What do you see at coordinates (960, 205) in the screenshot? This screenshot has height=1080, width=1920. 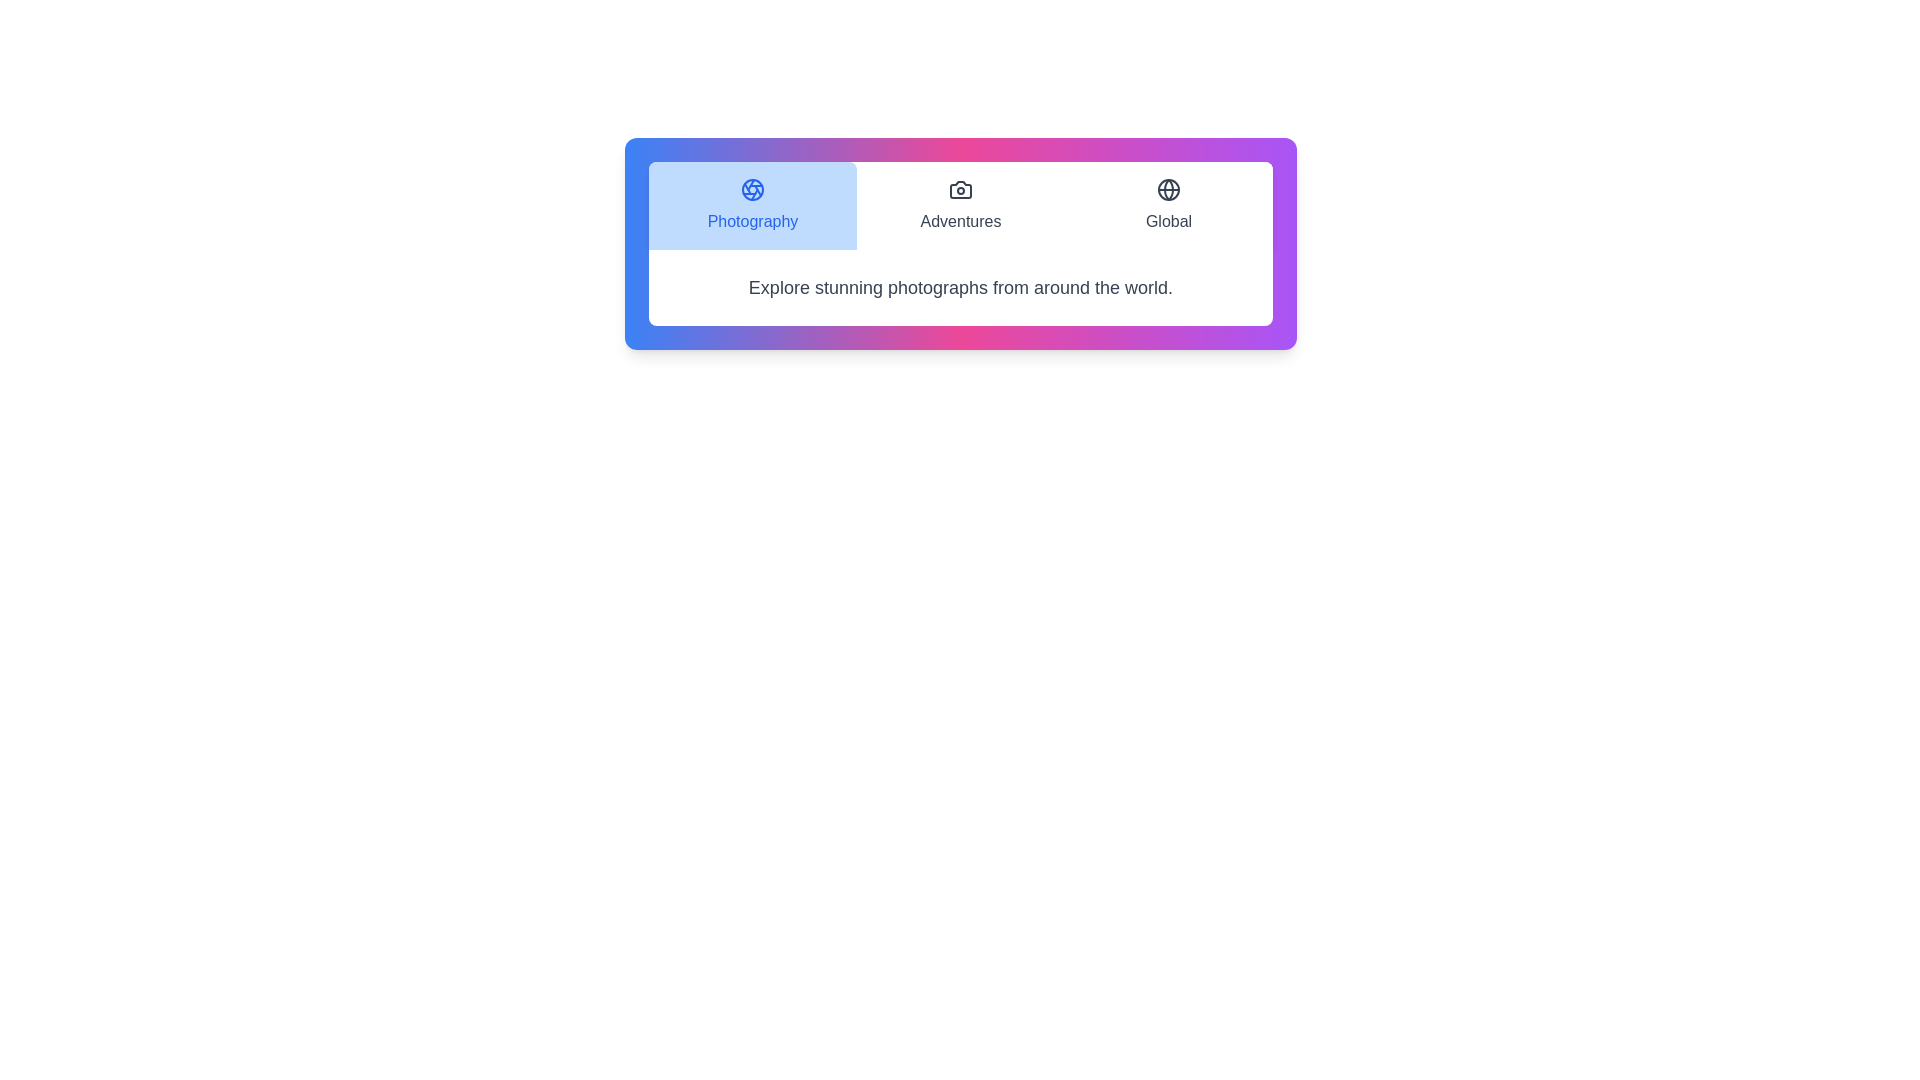 I see `the 'Adventures' navigation button located in the center of a horizontal layout, positioned between the 'Photography' and 'Global' buttons` at bounding box center [960, 205].